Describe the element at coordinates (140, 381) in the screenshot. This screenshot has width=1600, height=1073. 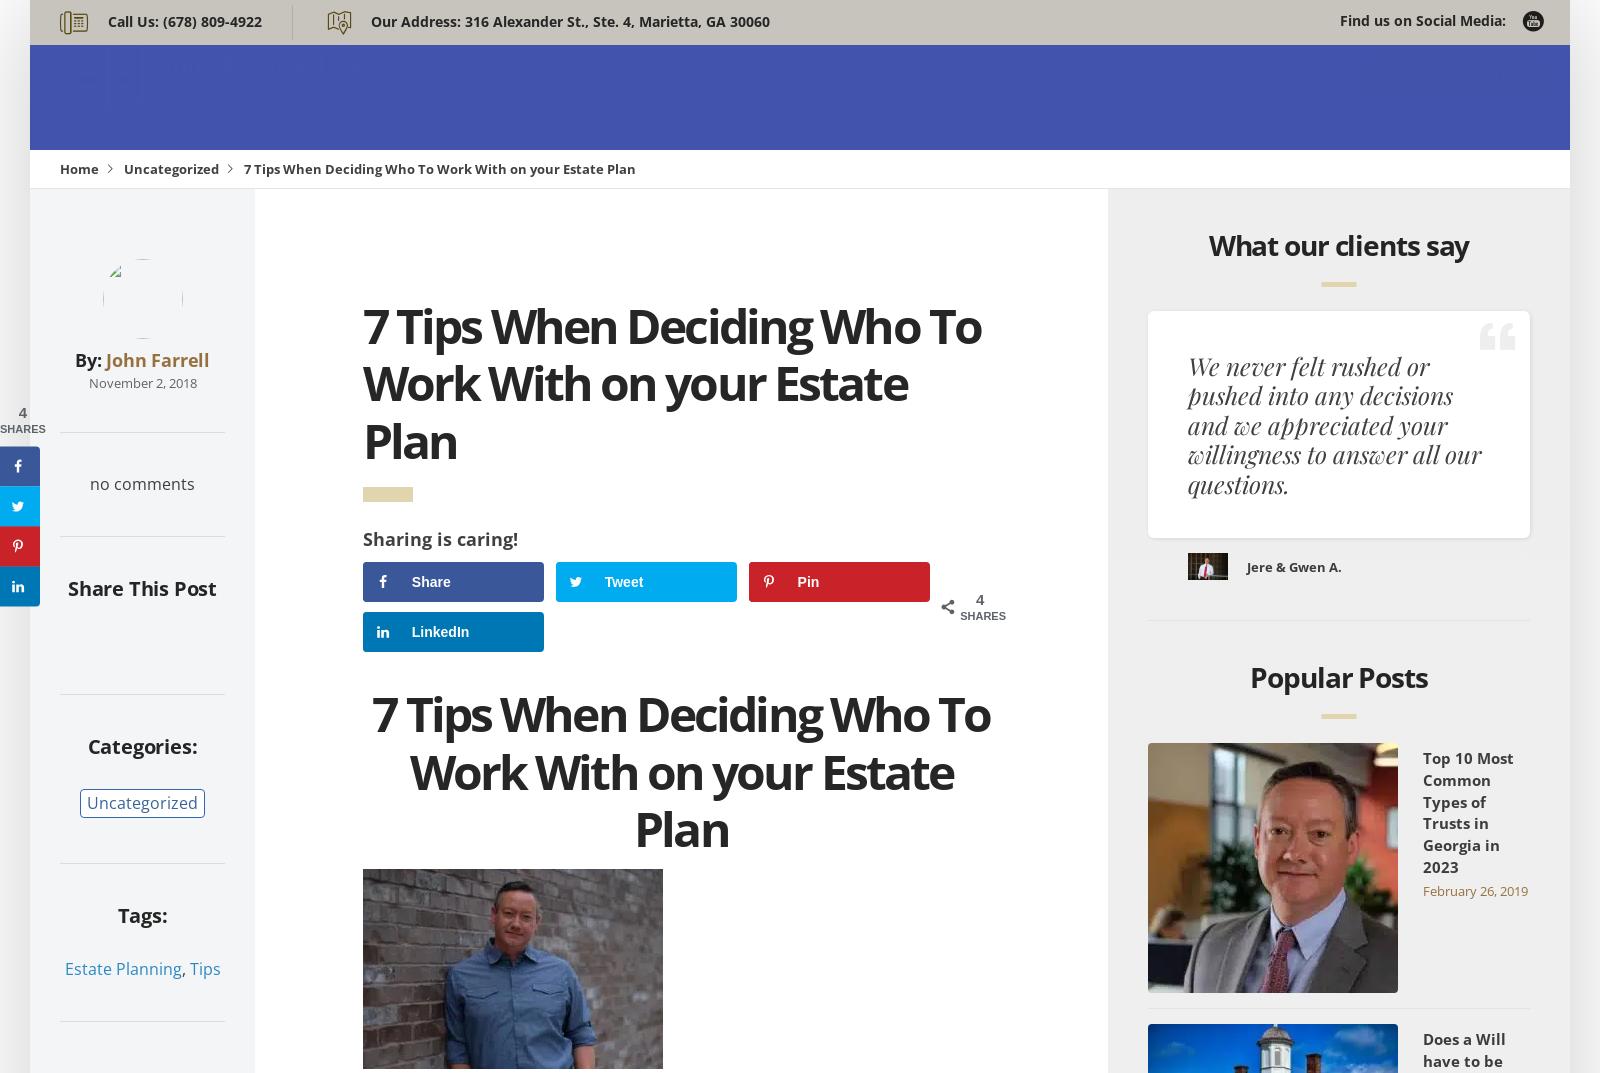
I see `'November 2, 2018'` at that location.